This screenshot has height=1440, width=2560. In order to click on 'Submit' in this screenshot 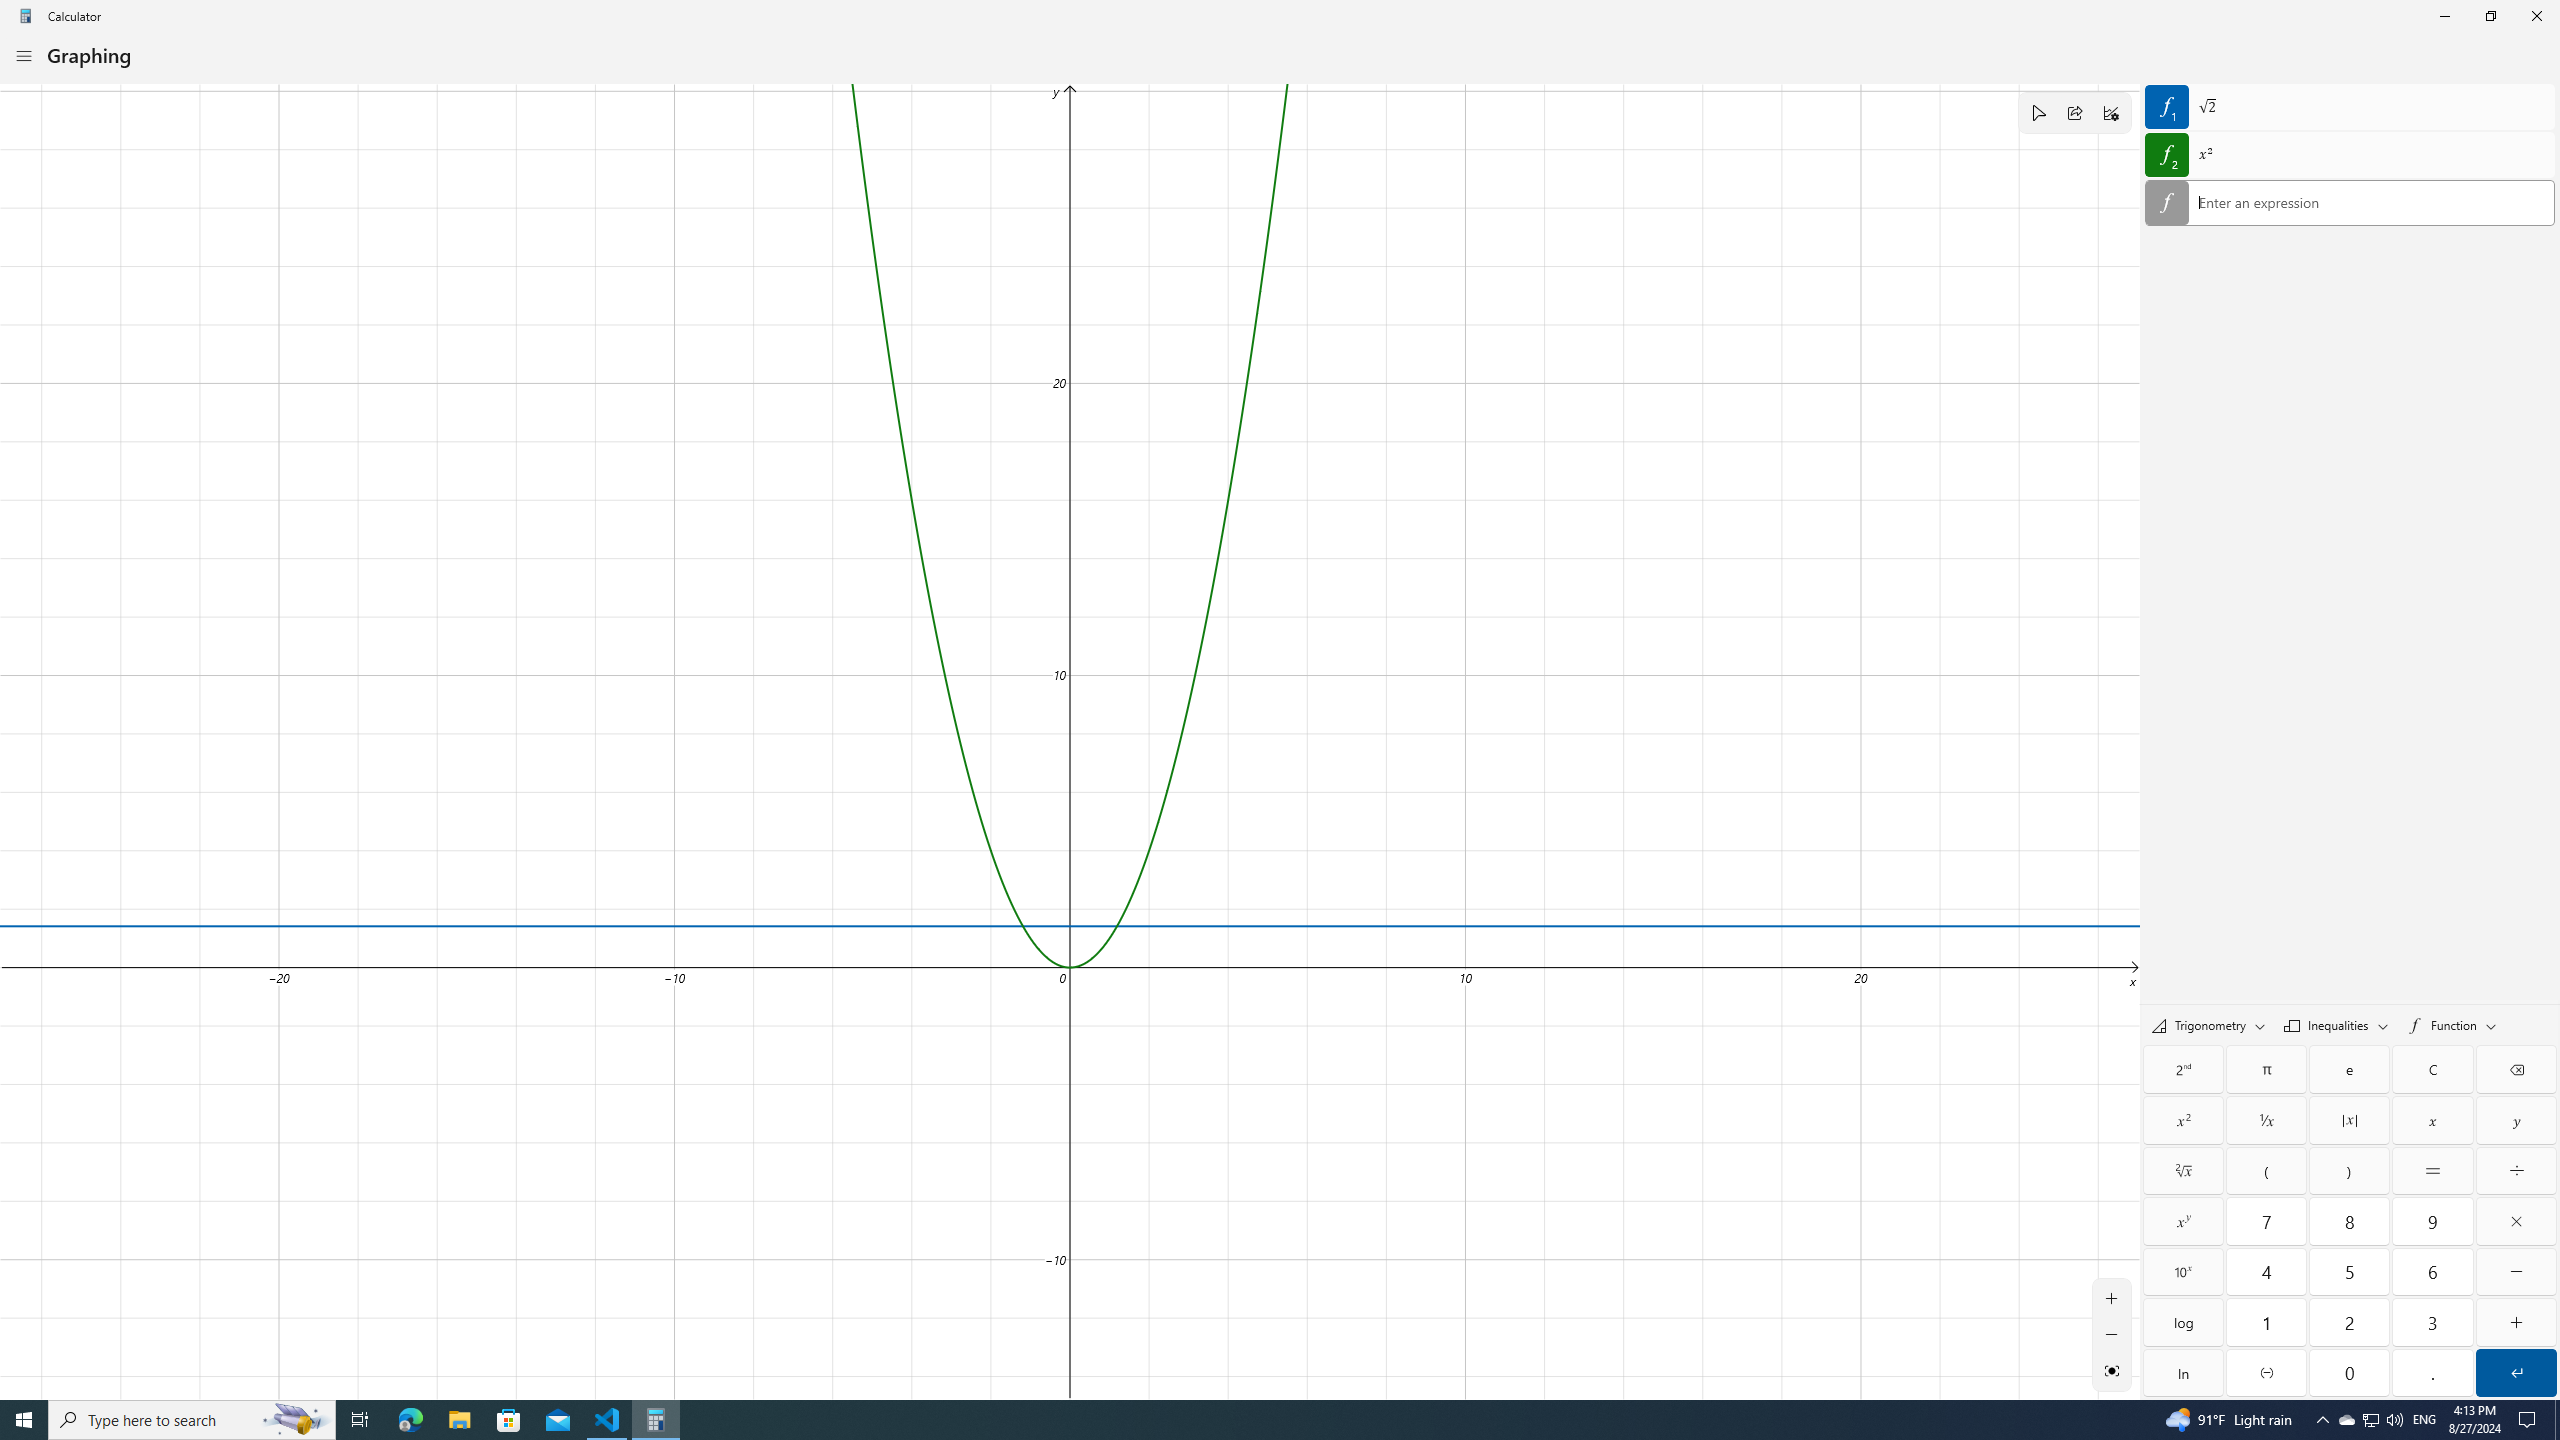, I will do `click(2515, 1372)`.